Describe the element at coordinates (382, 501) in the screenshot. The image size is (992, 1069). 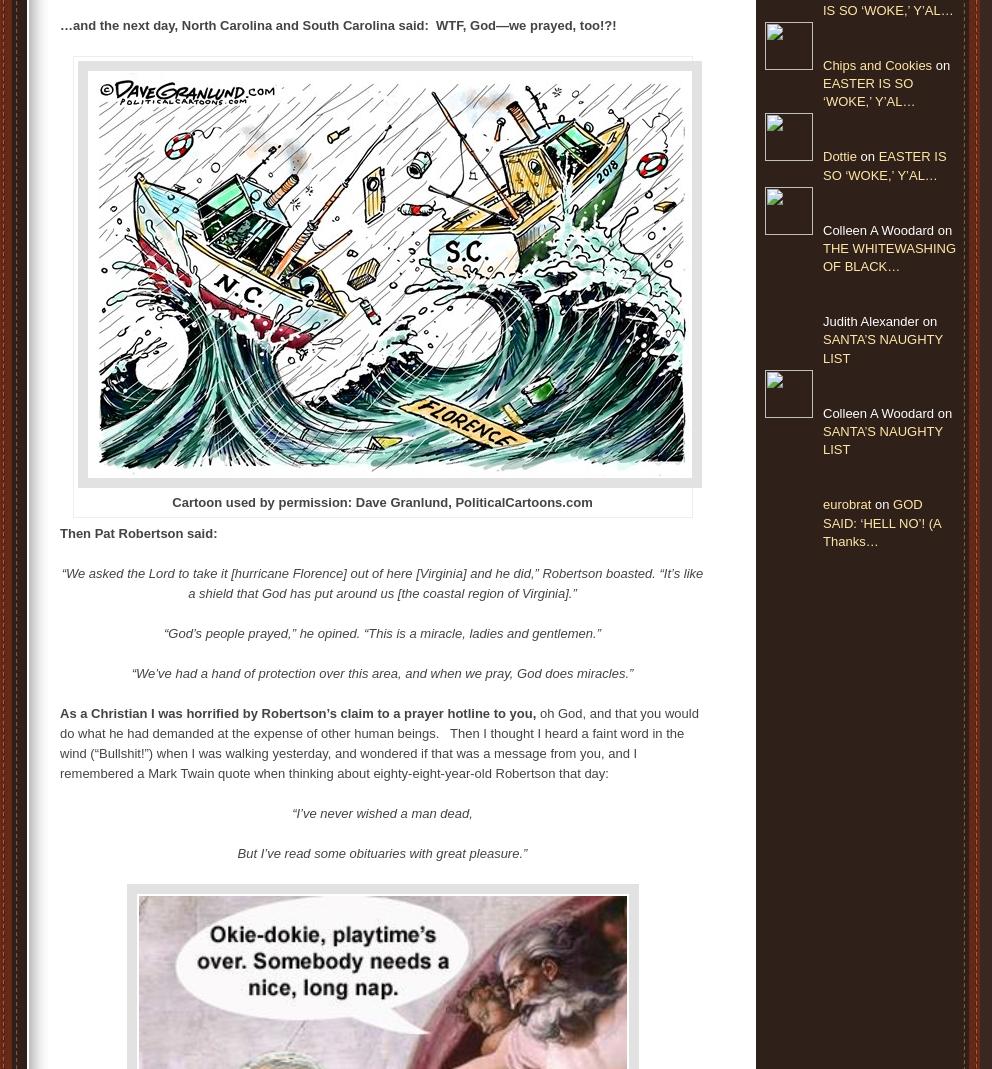
I see `'Cartoon used by permission: Dave Granlund, PoliticalCartoons.com'` at that location.